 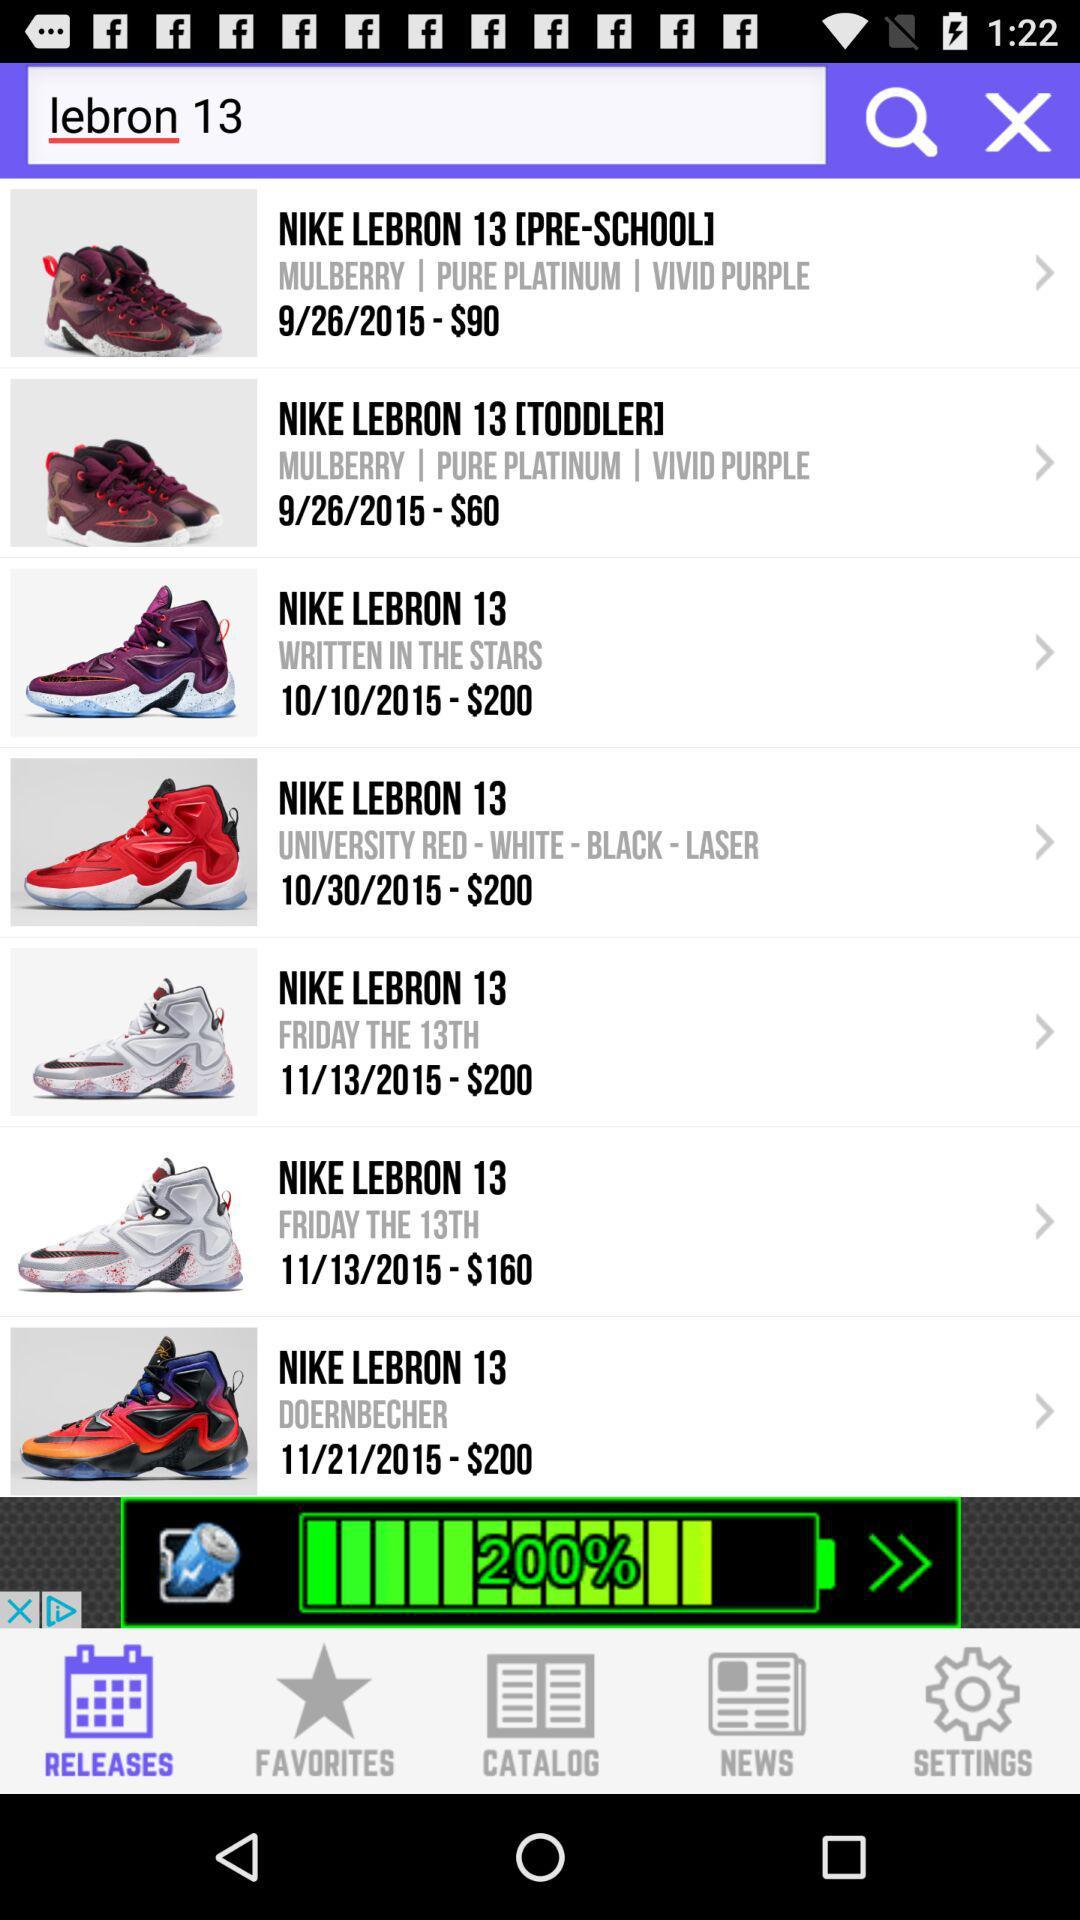 What do you see at coordinates (323, 1831) in the screenshot?
I see `the star icon` at bounding box center [323, 1831].